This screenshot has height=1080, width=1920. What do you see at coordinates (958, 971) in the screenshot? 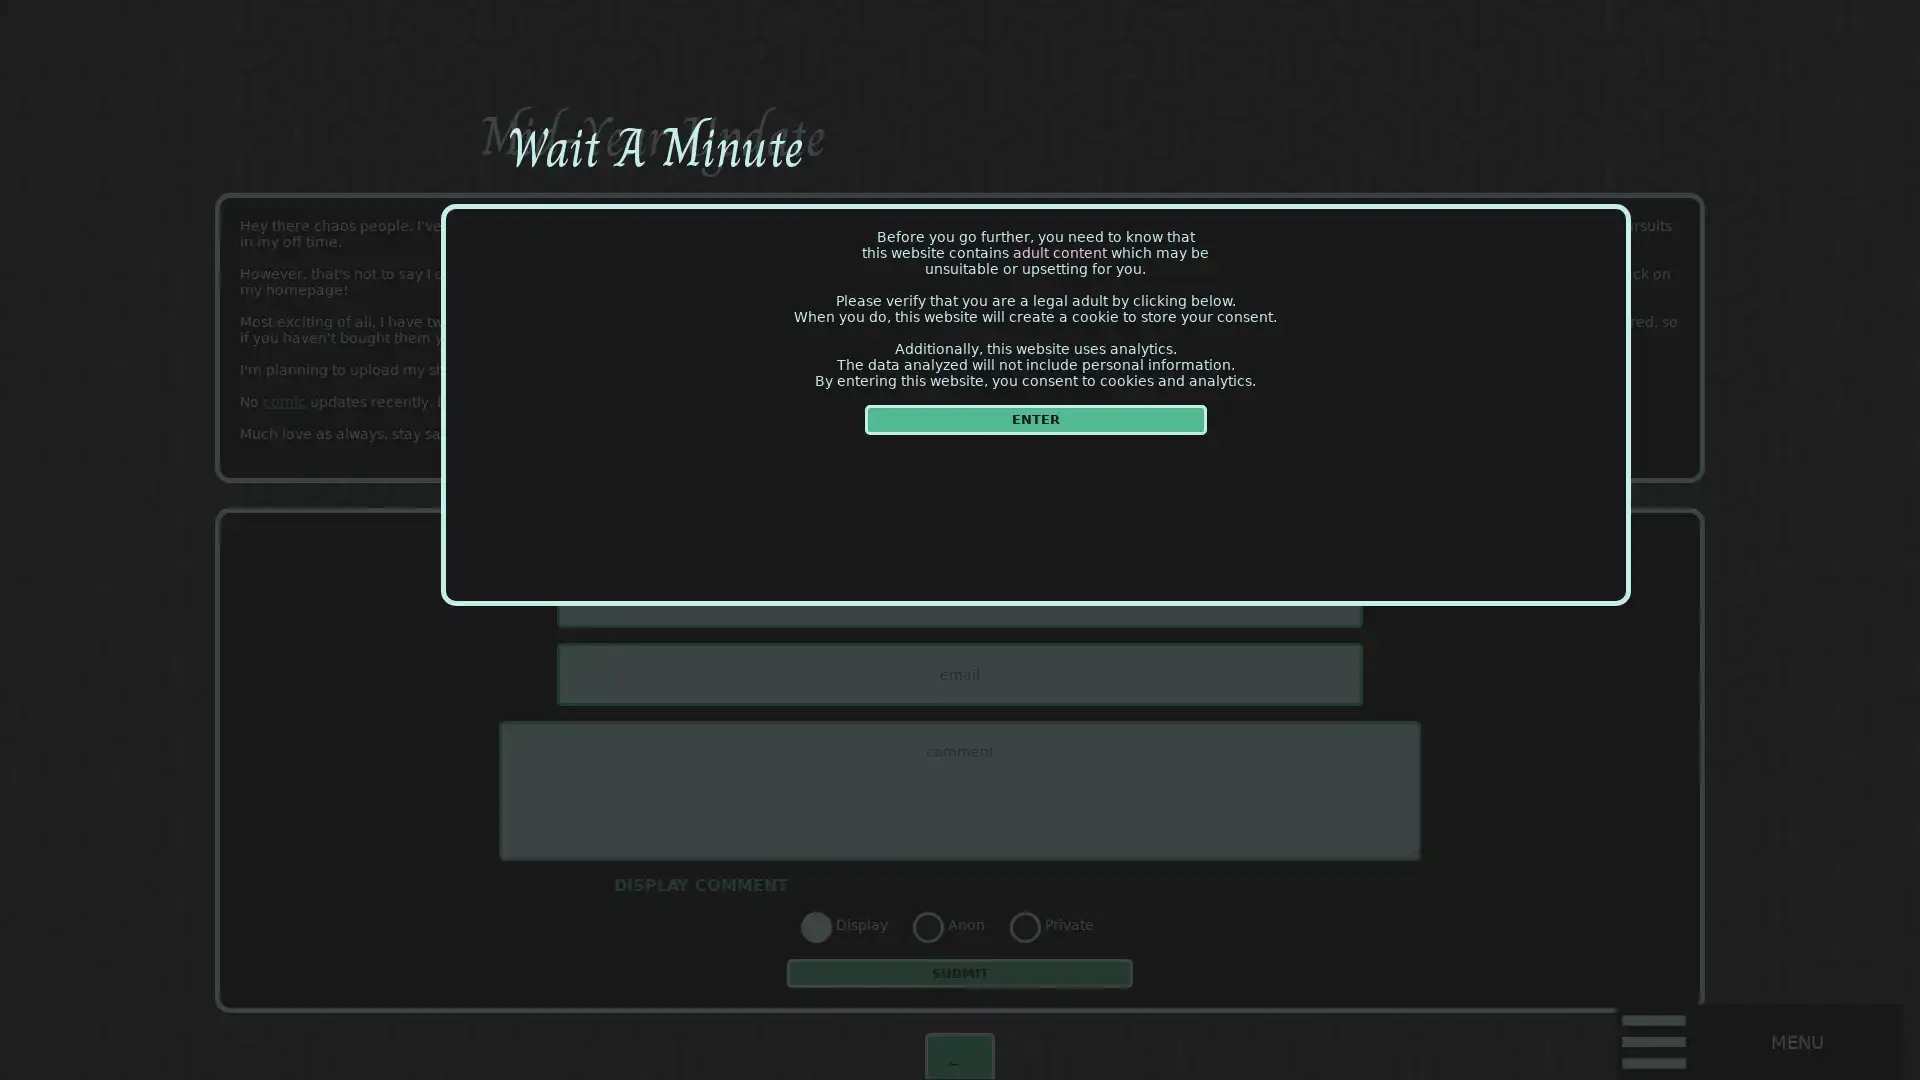
I see `SUBMIT` at bounding box center [958, 971].